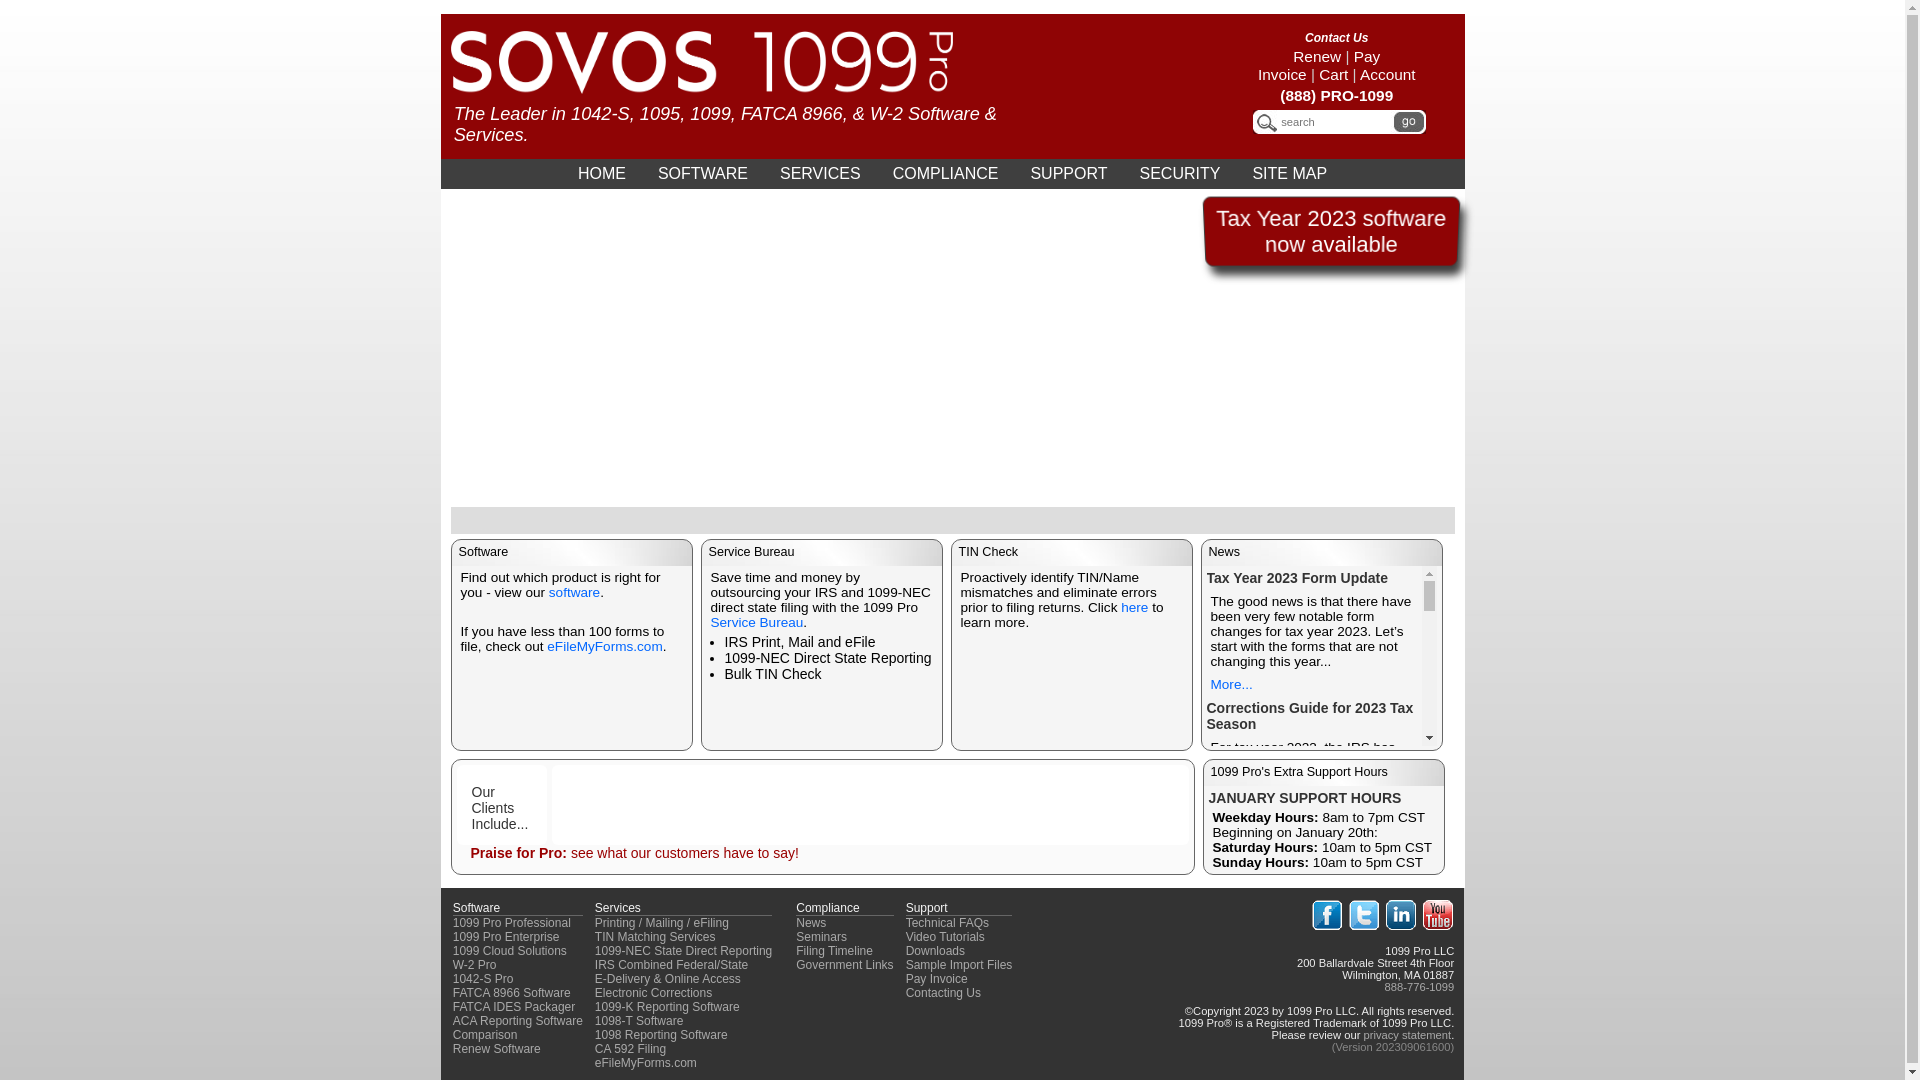  What do you see at coordinates (485, 1034) in the screenshot?
I see `'Comparison'` at bounding box center [485, 1034].